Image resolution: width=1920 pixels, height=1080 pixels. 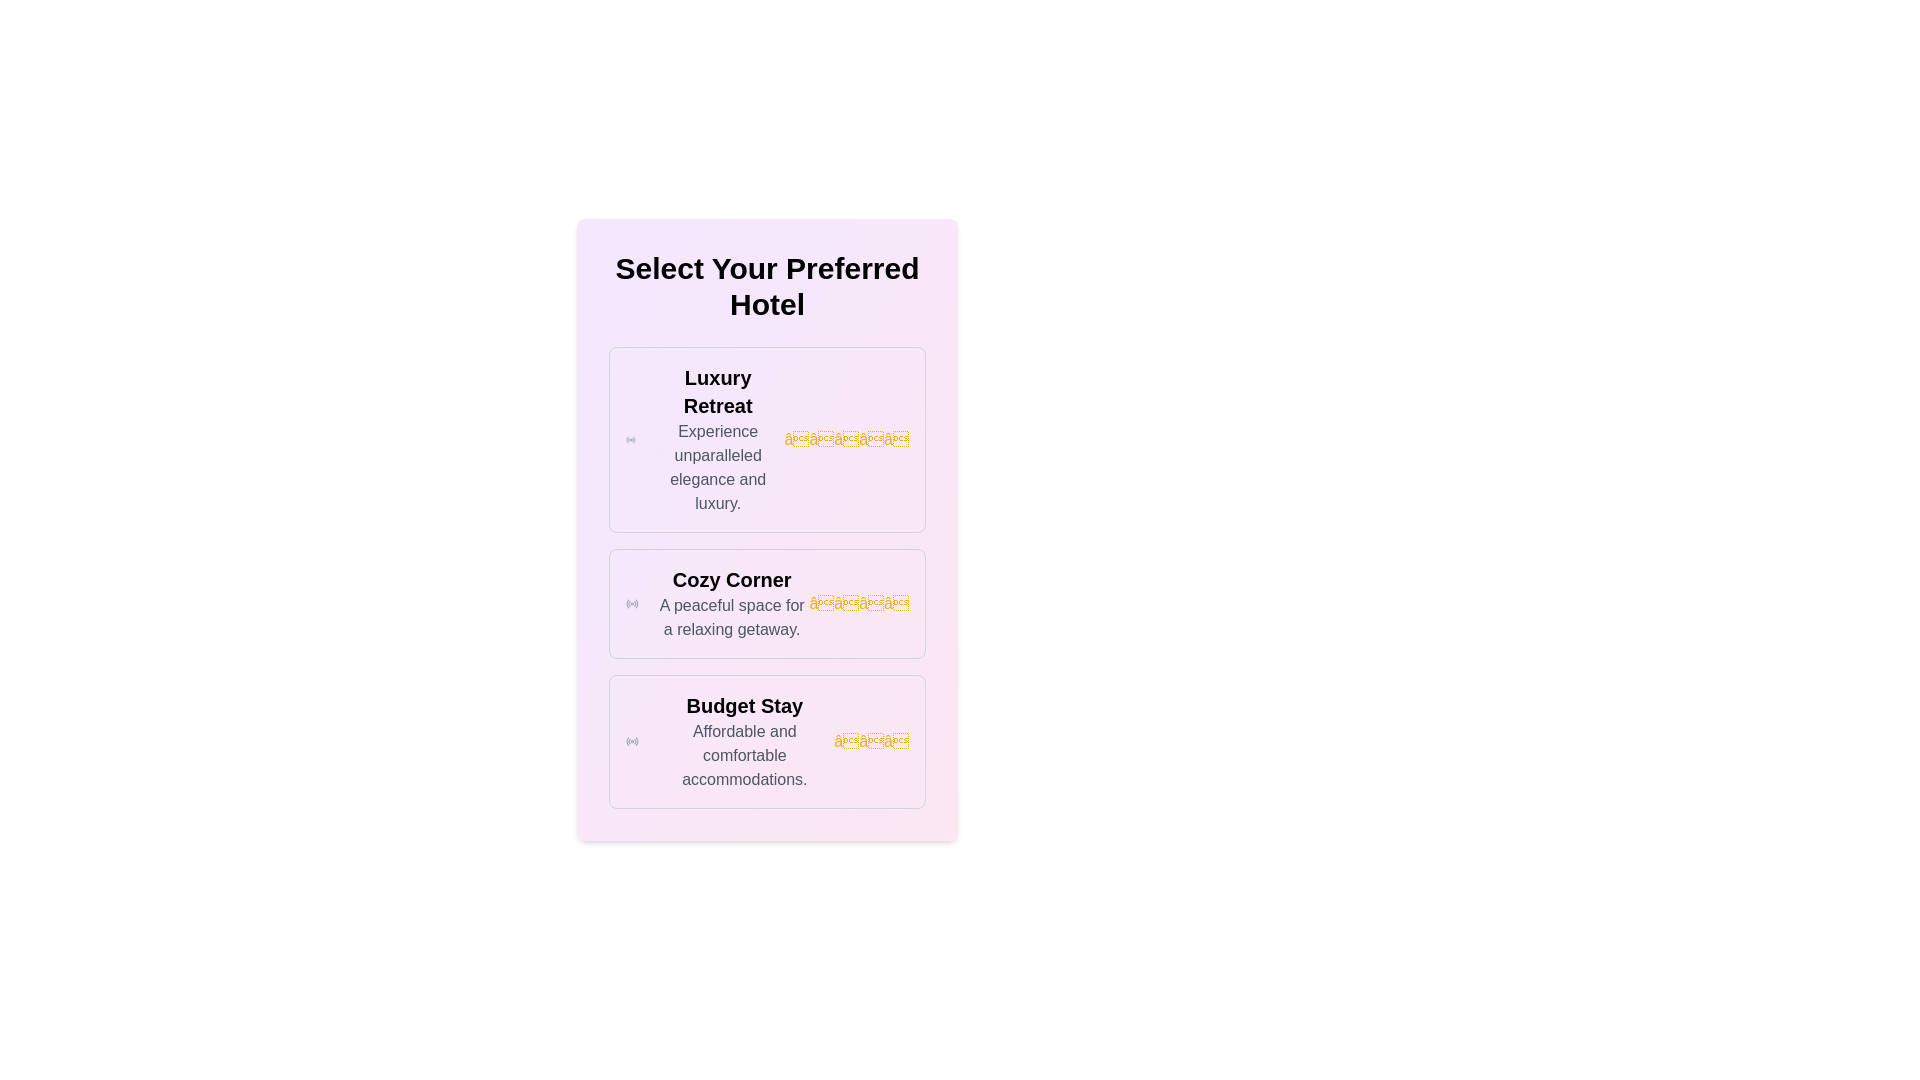 What do you see at coordinates (859, 603) in the screenshot?
I see `the static visual rating display of yellow stars associated with the 'Cozy Corner' option, which is the middle item in a vertical list of three` at bounding box center [859, 603].